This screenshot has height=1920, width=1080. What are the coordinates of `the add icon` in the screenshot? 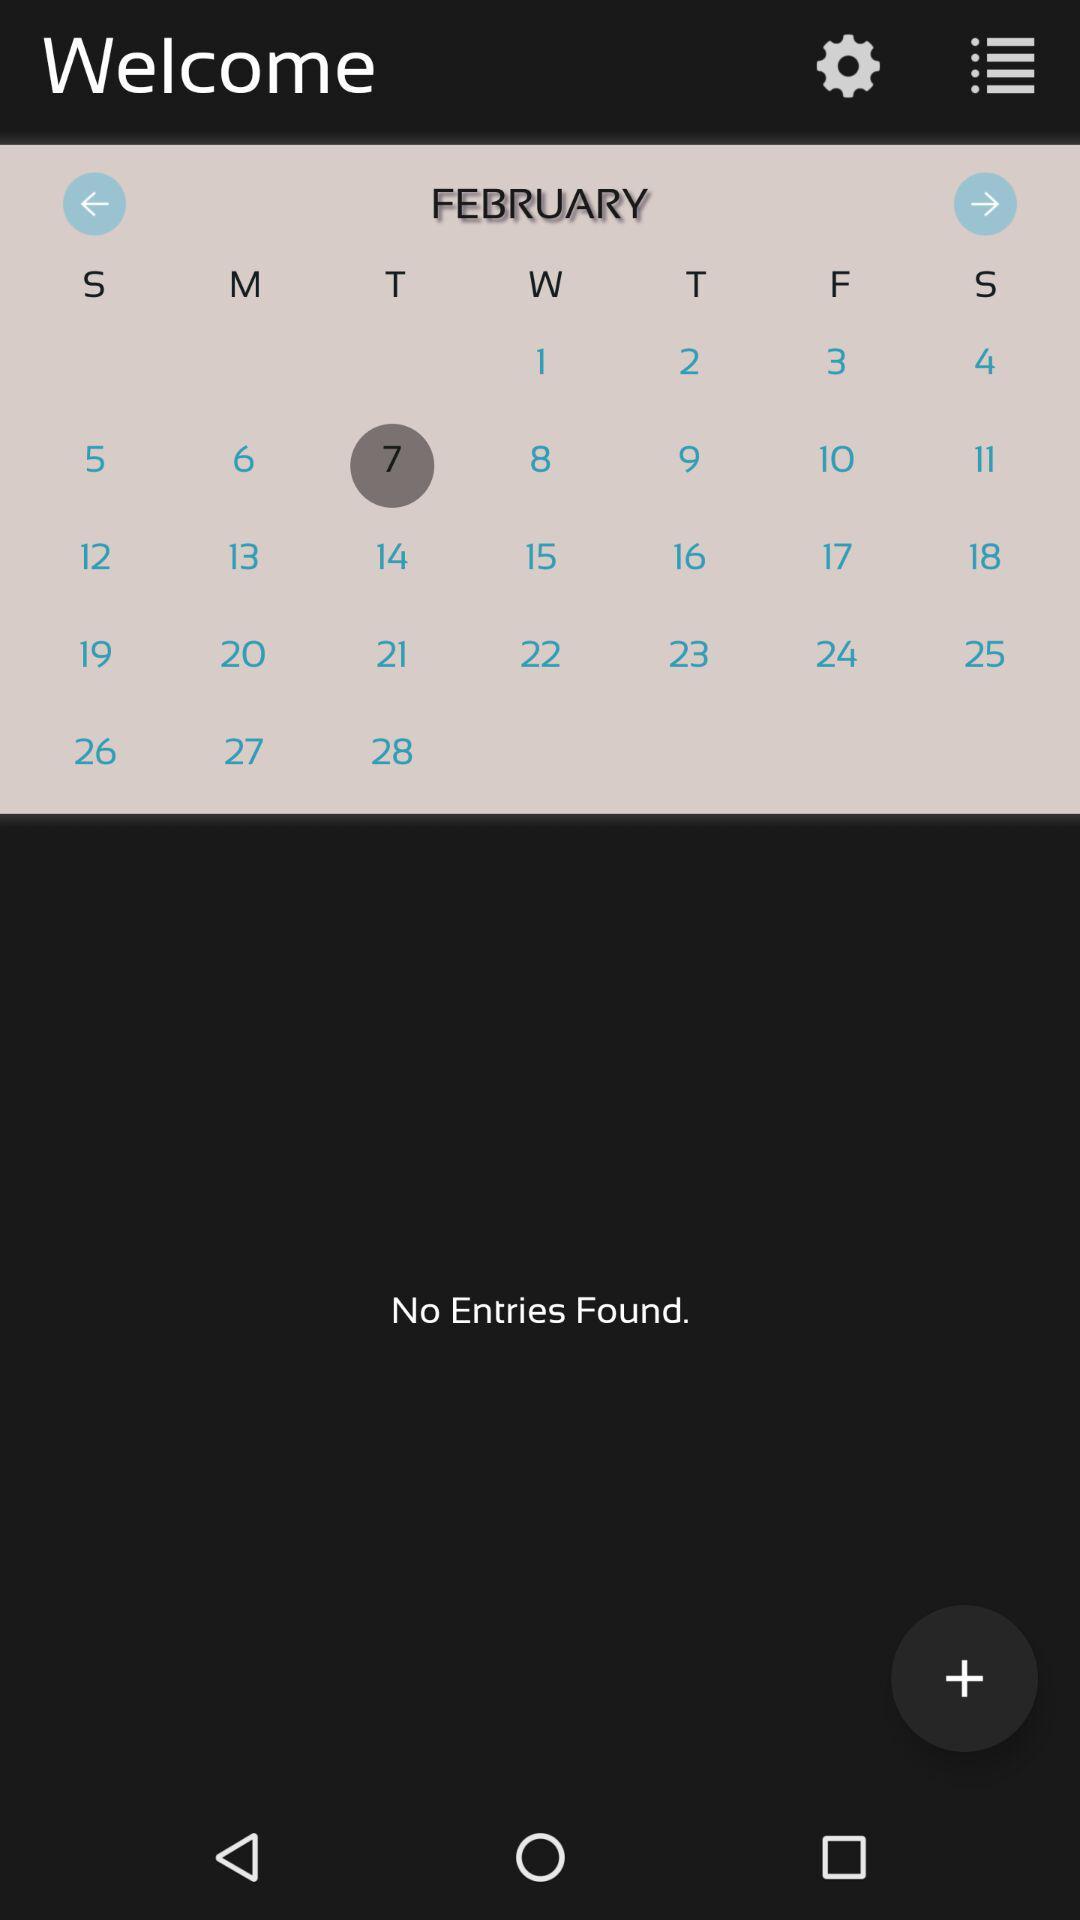 It's located at (963, 1678).